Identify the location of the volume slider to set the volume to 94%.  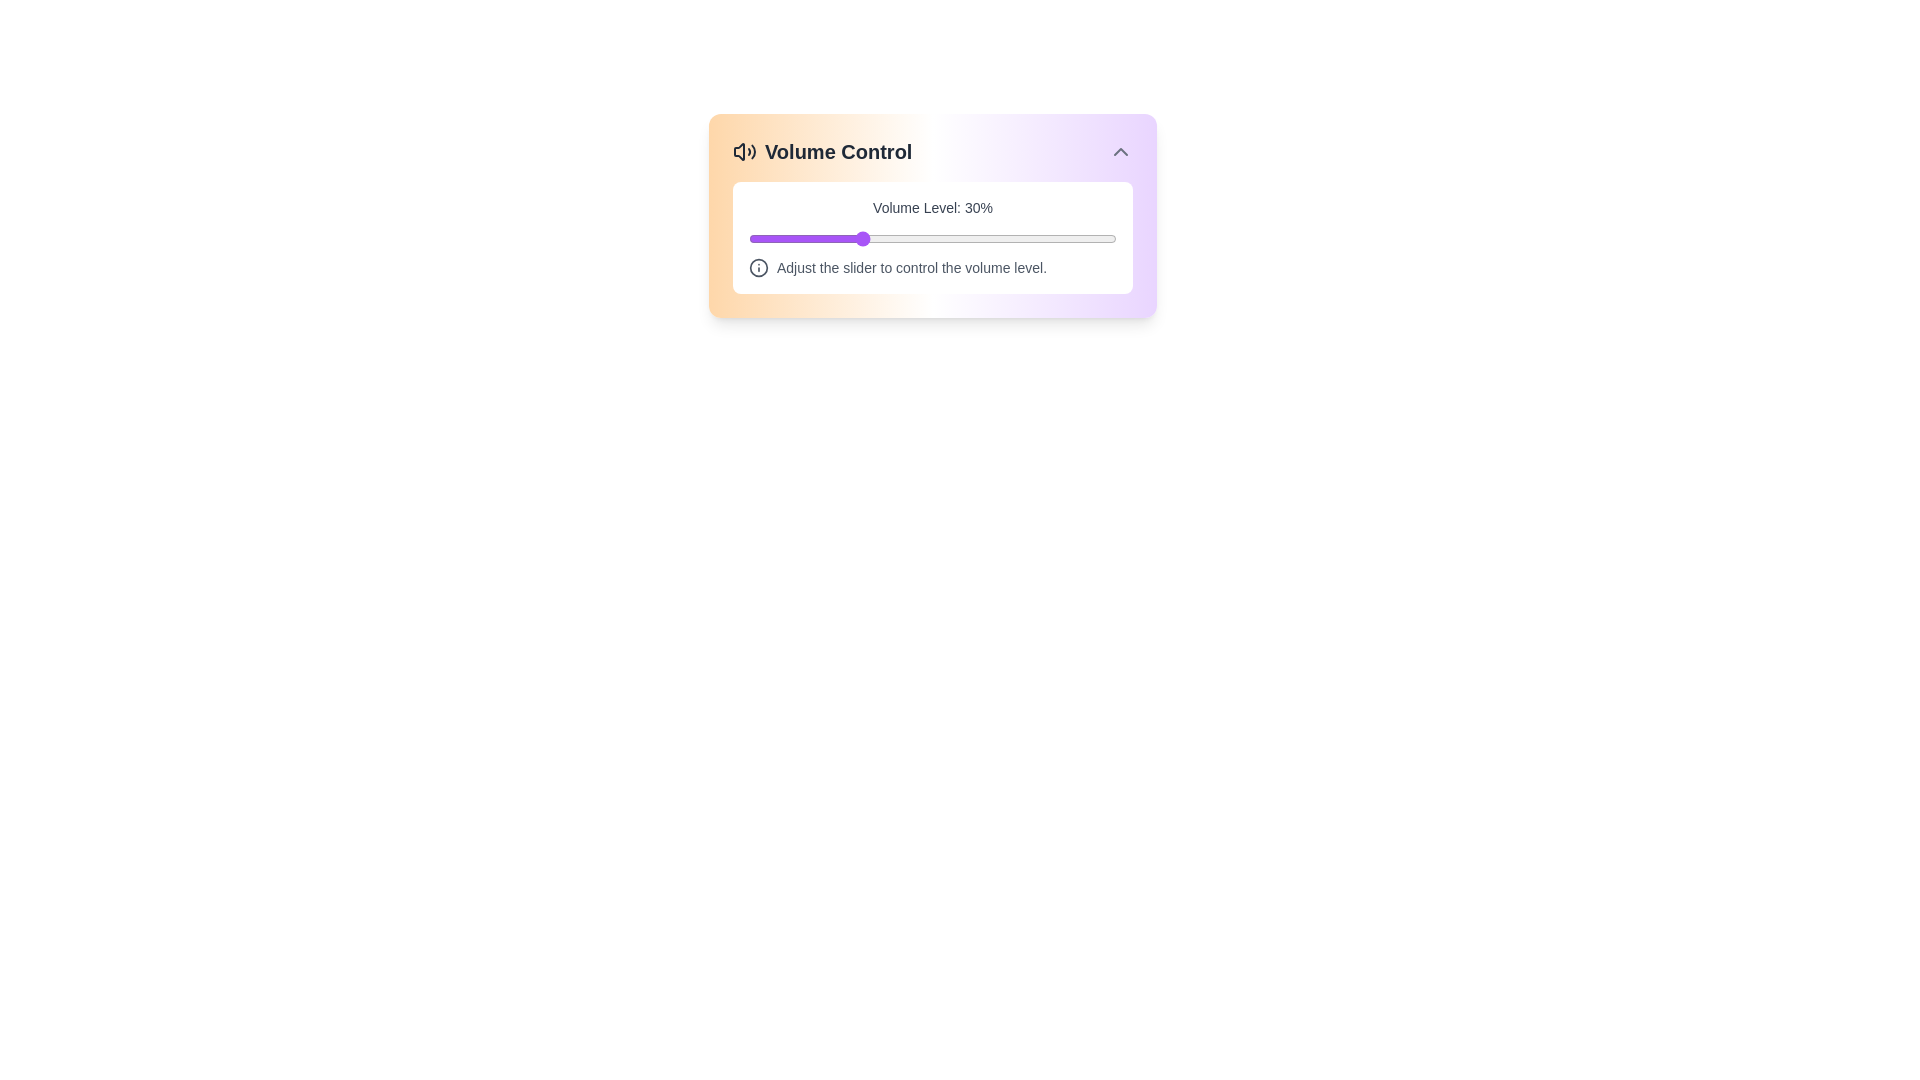
(1093, 238).